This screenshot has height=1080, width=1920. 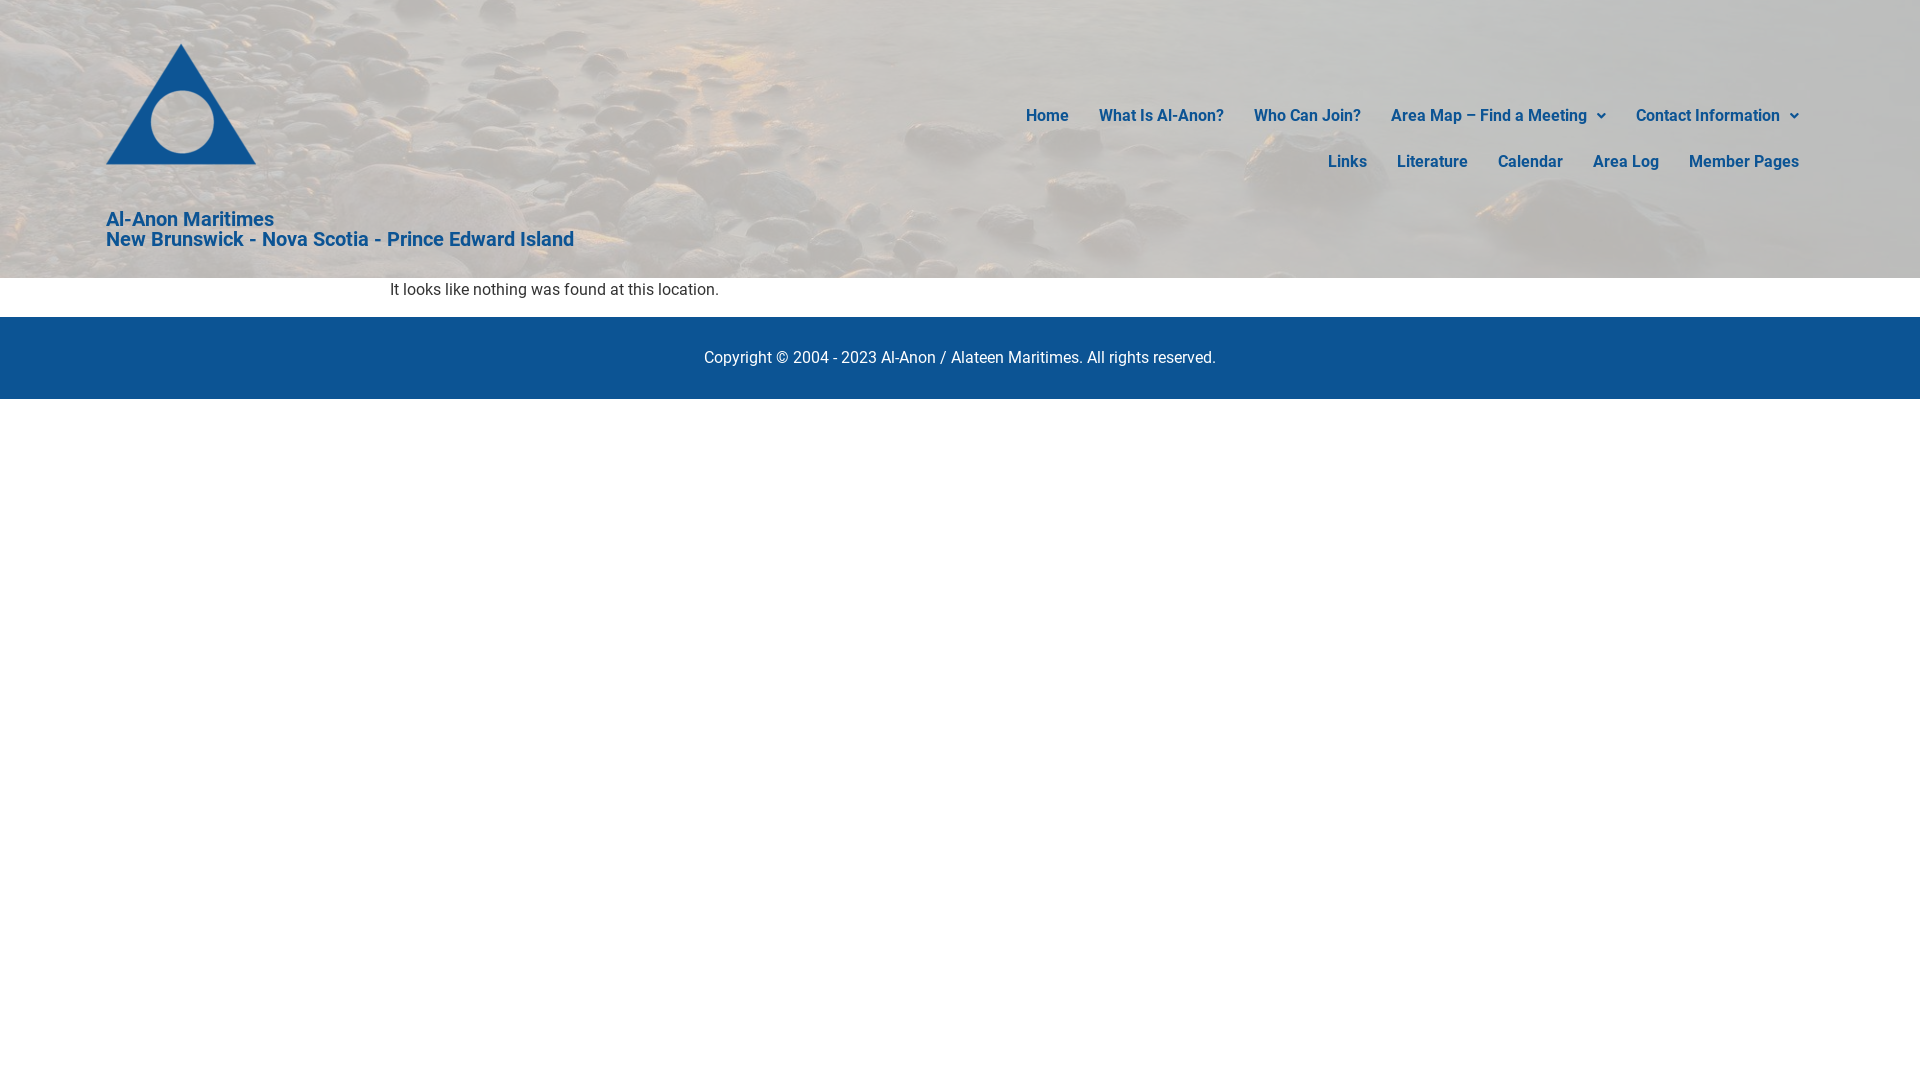 What do you see at coordinates (1529, 161) in the screenshot?
I see `'Calendar'` at bounding box center [1529, 161].